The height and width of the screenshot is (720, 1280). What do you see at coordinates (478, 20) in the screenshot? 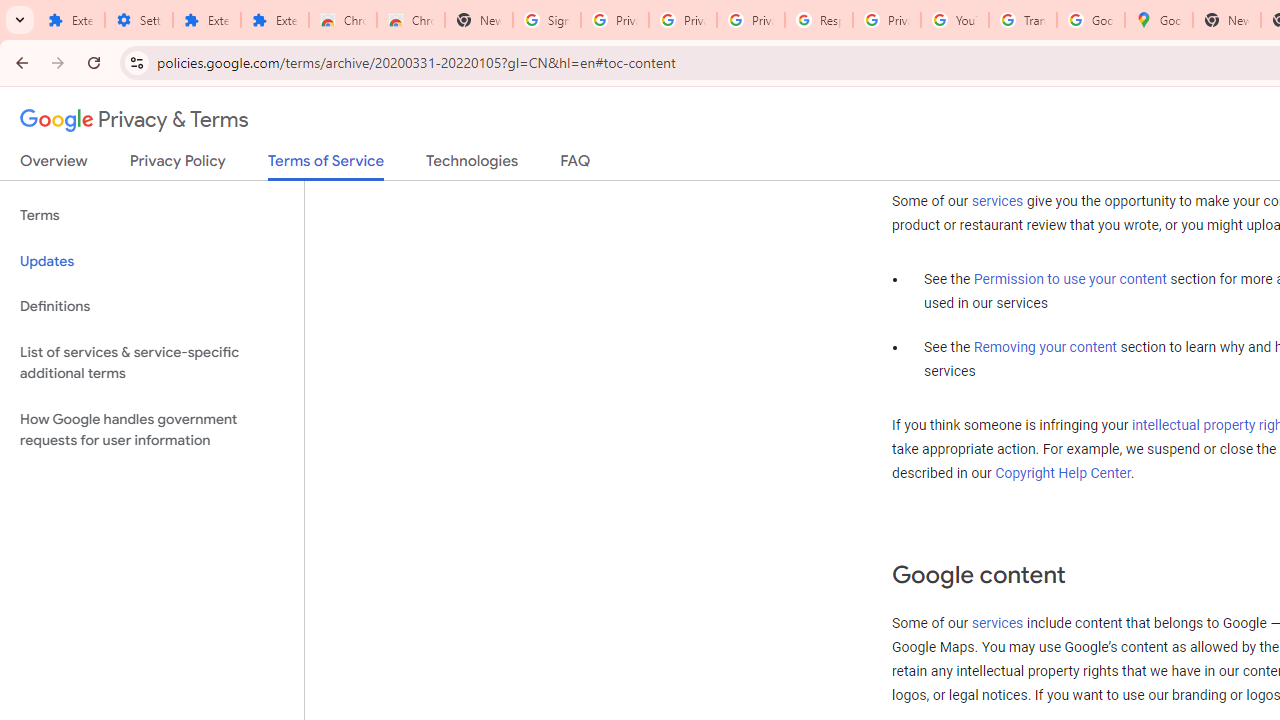
I see `'New Tab'` at bounding box center [478, 20].